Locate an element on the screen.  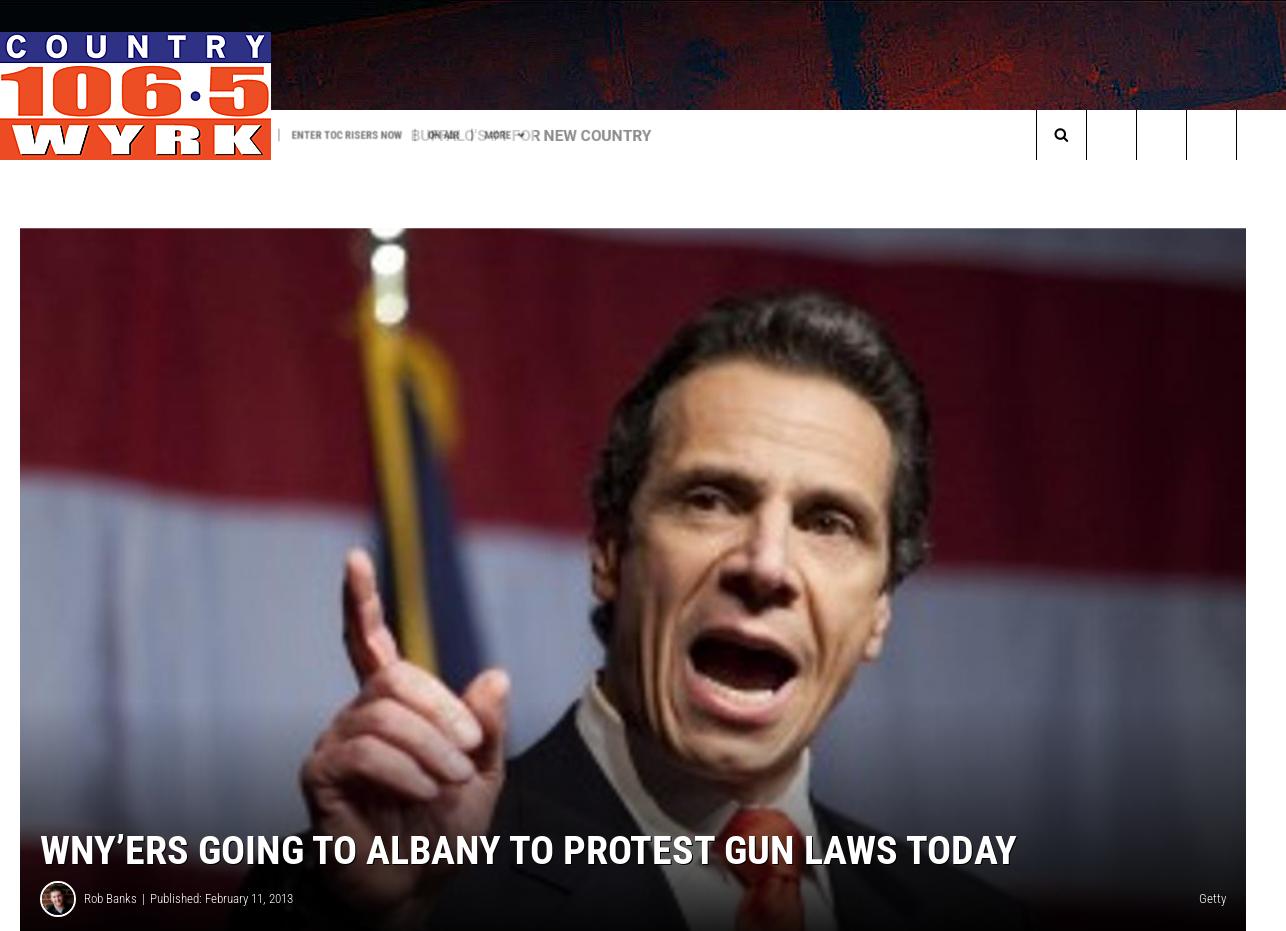
'On Air' is located at coordinates (550, 133).